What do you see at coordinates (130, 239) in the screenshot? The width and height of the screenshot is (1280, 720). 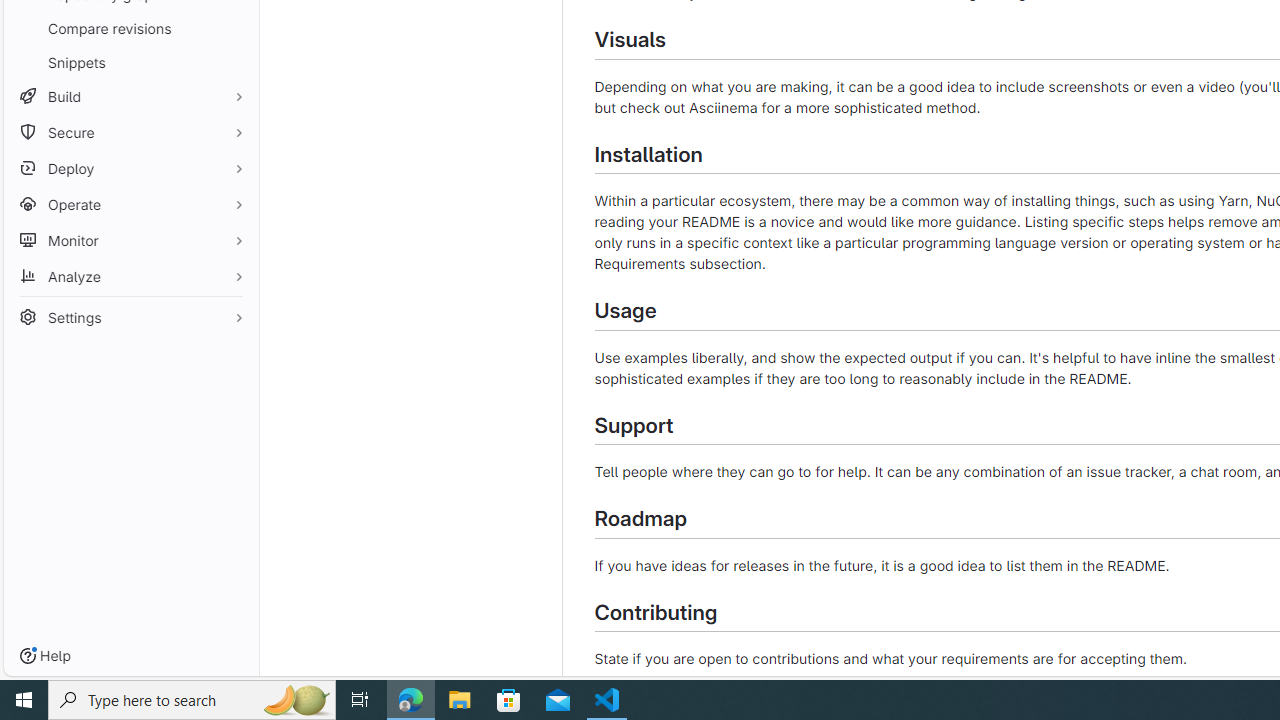 I see `'Monitor'` at bounding box center [130, 239].